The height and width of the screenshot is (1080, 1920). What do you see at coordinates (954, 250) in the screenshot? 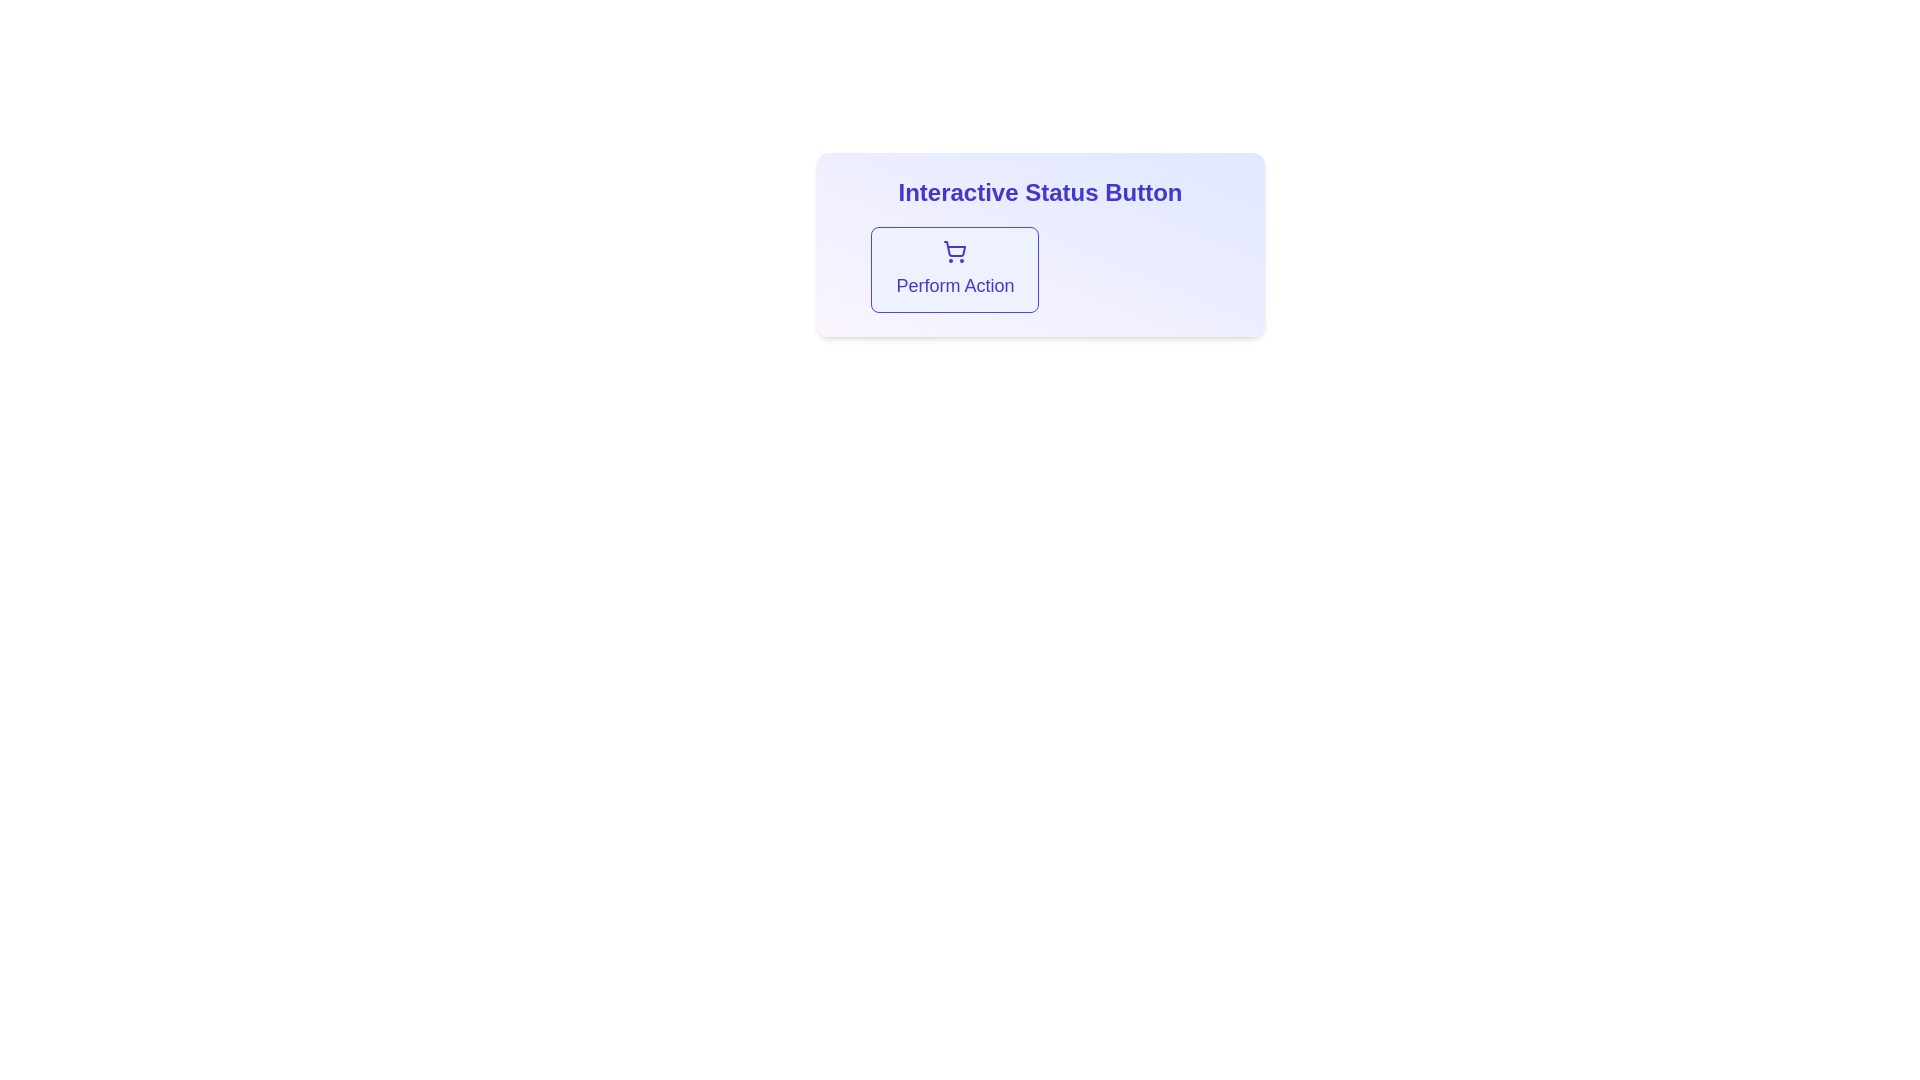
I see `the shopping cart icon located at the center of the 'Perform Action' button within the 'Interactive Status Button' card` at bounding box center [954, 250].